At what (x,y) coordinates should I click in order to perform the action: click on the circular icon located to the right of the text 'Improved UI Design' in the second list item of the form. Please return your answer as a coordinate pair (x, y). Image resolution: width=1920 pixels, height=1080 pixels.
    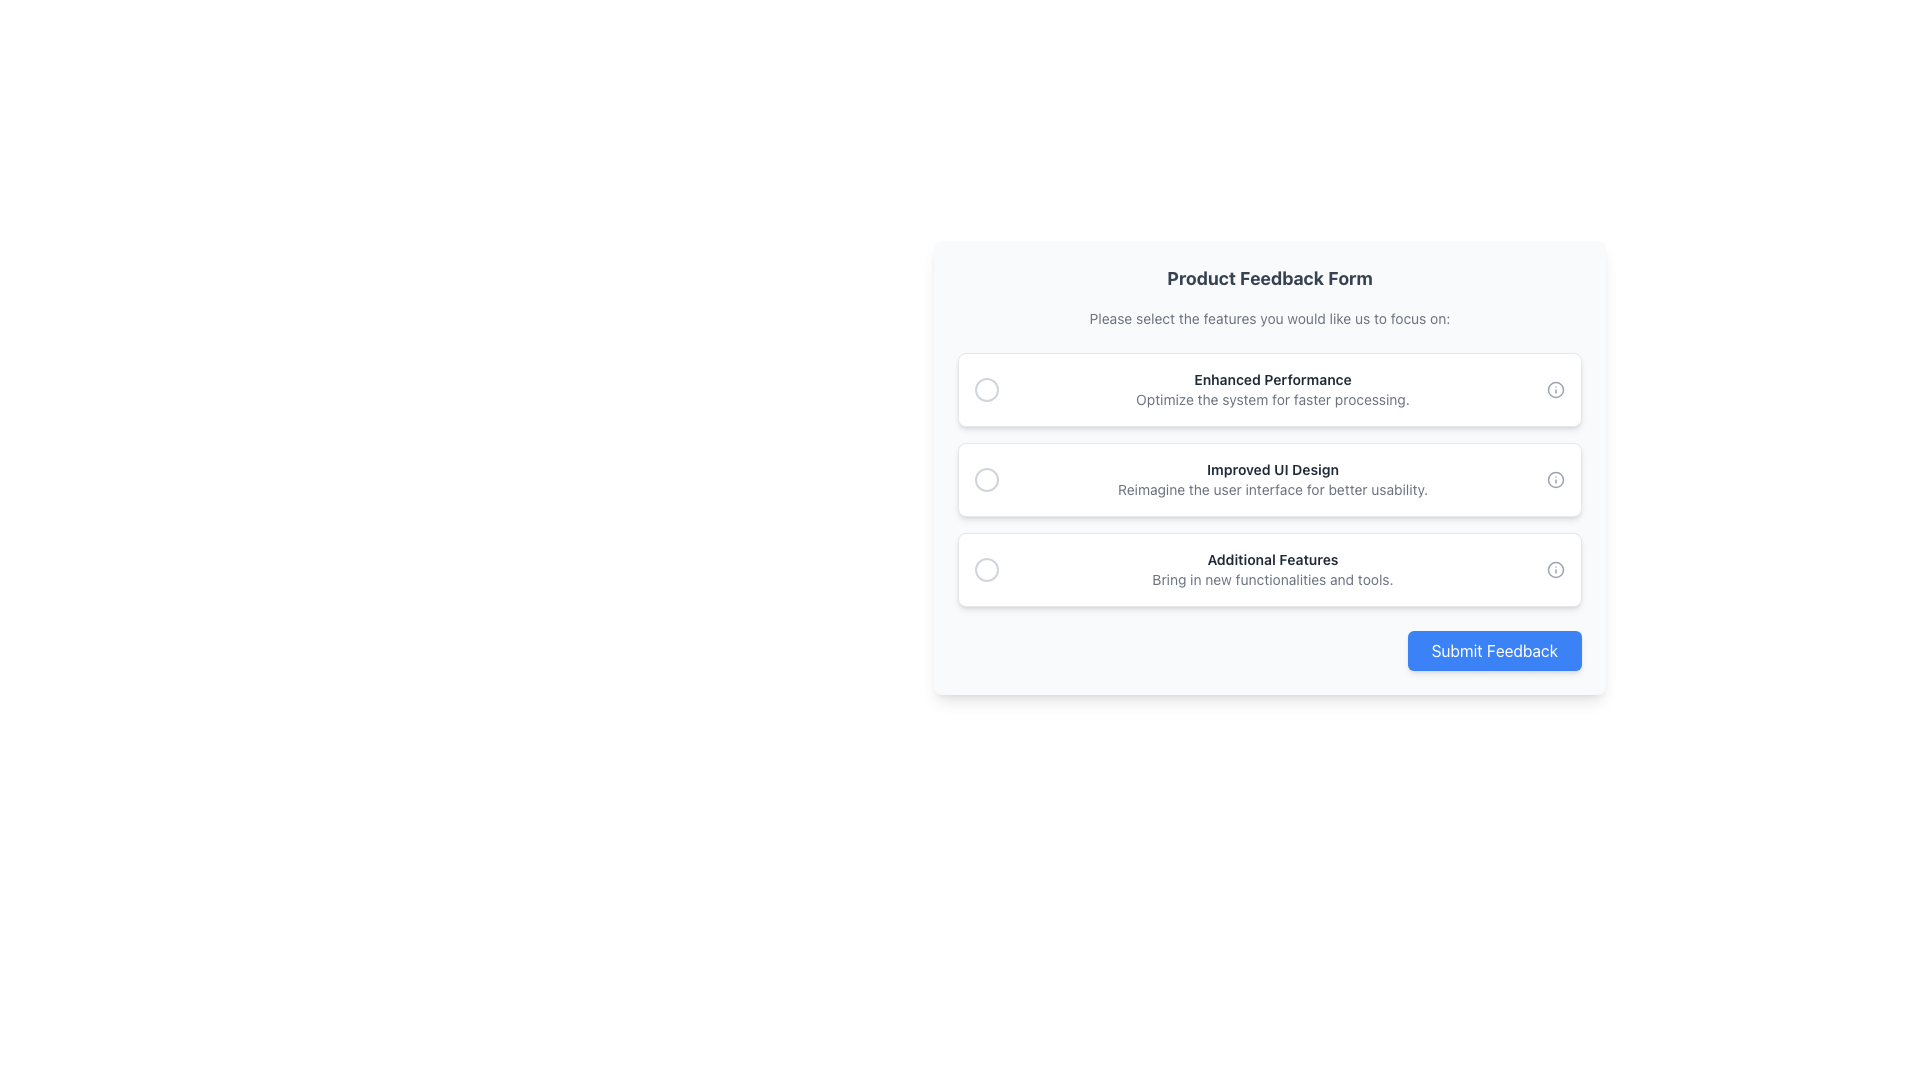
    Looking at the image, I should click on (1554, 479).